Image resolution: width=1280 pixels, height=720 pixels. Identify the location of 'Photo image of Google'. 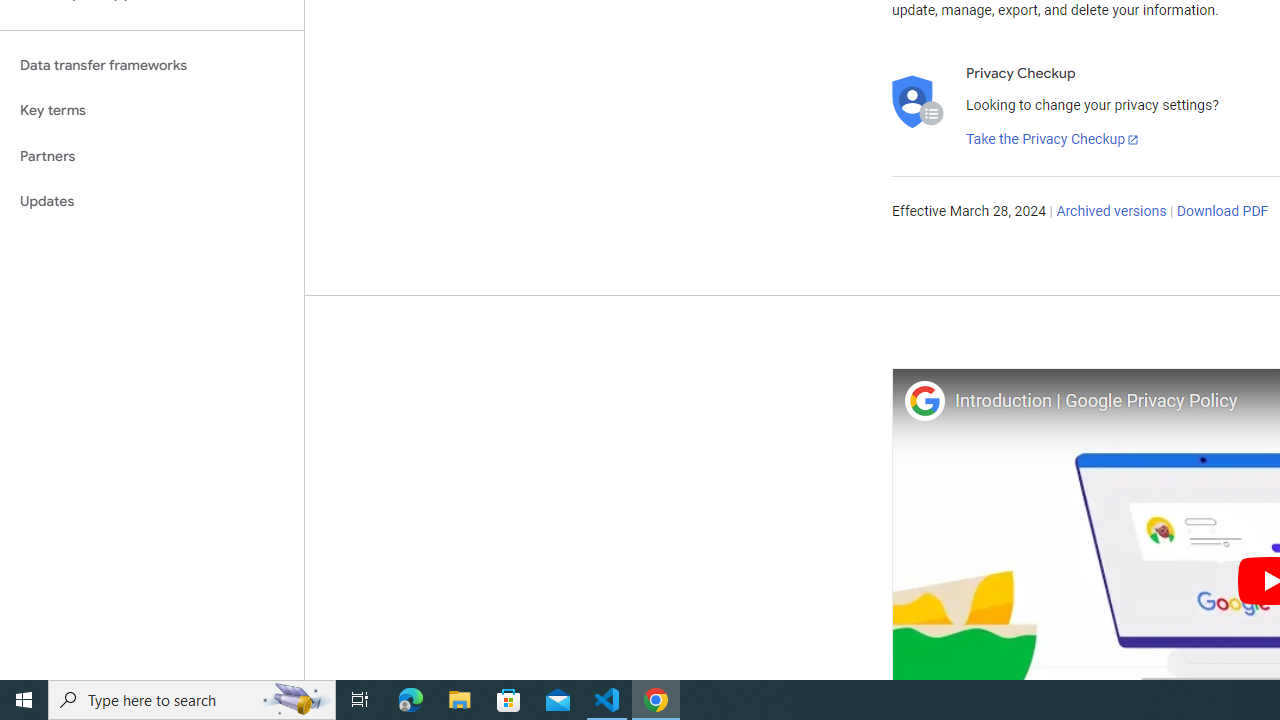
(923, 400).